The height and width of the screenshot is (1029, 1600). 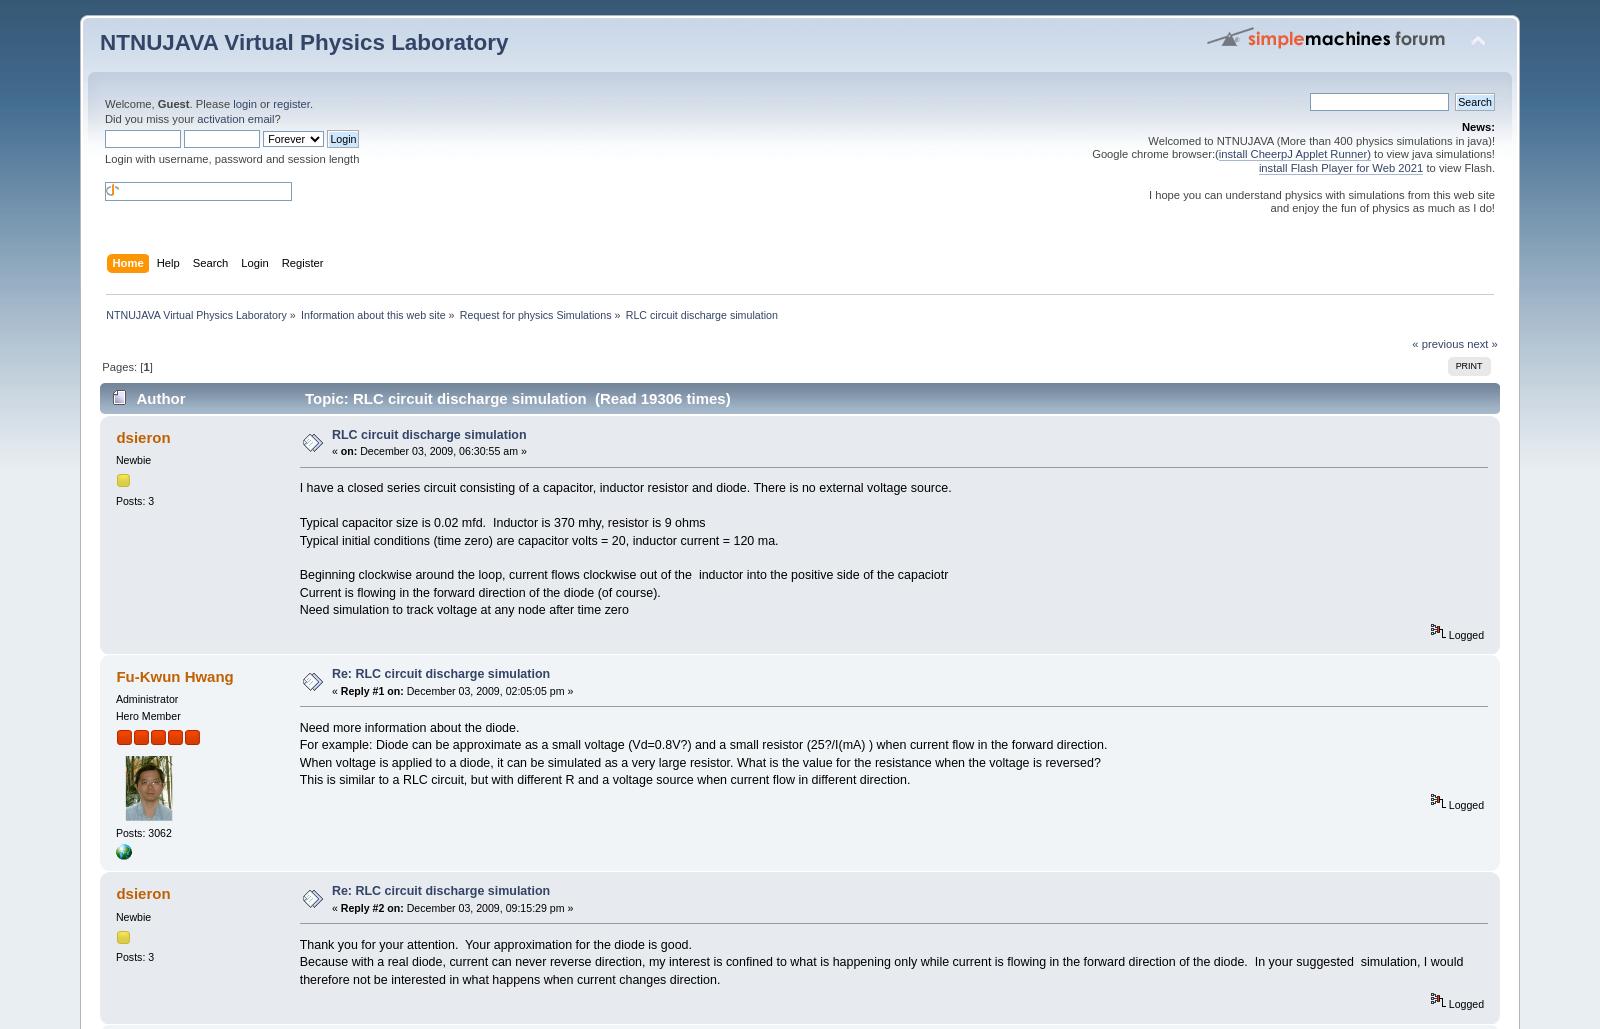 I want to click on 'This is similar to a RLC circuit, but with different R and a voltage source when current flow in different direction.', so click(x=604, y=779).